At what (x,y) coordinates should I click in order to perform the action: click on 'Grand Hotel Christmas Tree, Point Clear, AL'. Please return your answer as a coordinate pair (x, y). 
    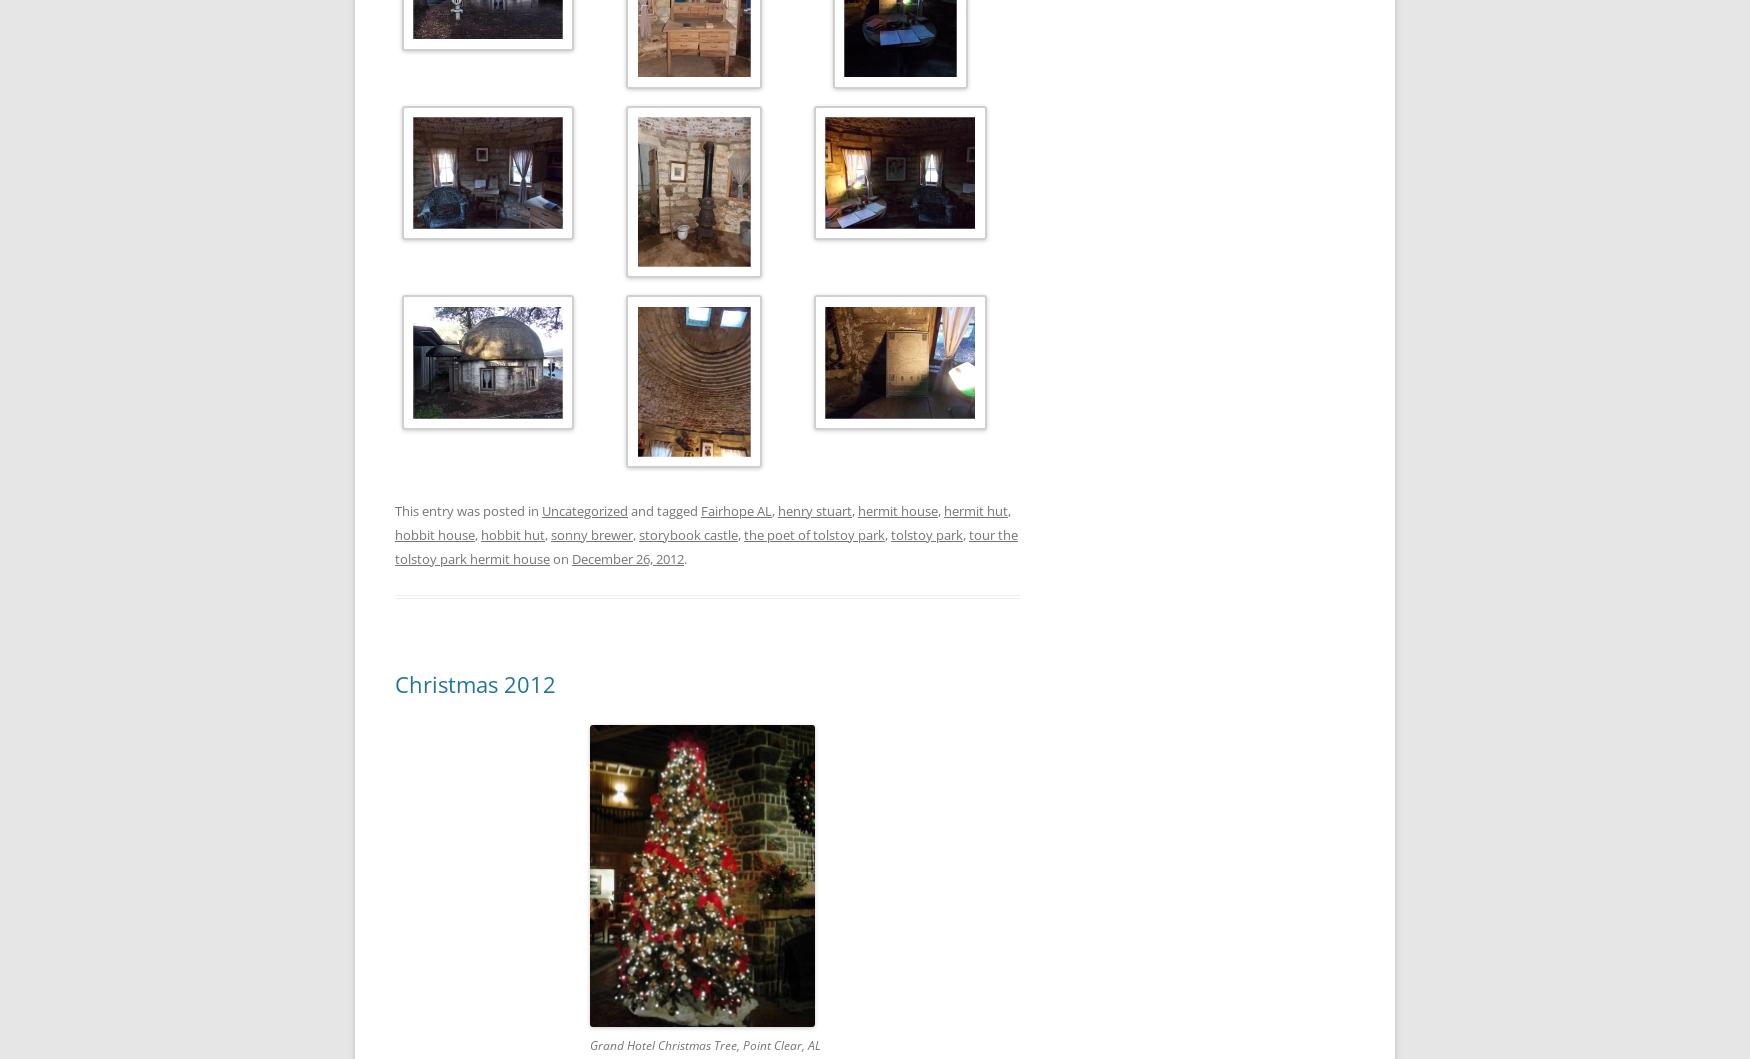
    Looking at the image, I should click on (704, 1043).